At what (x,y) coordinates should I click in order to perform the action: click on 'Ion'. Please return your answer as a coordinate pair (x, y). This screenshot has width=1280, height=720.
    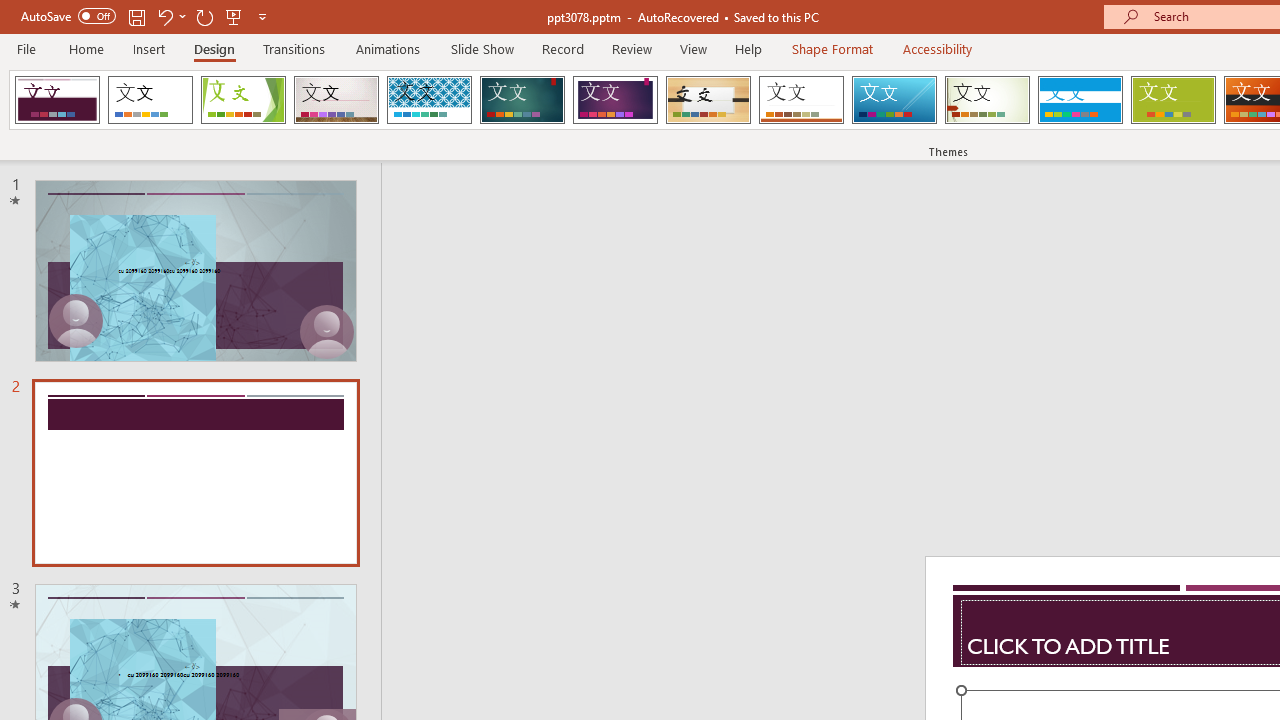
    Looking at the image, I should click on (522, 100).